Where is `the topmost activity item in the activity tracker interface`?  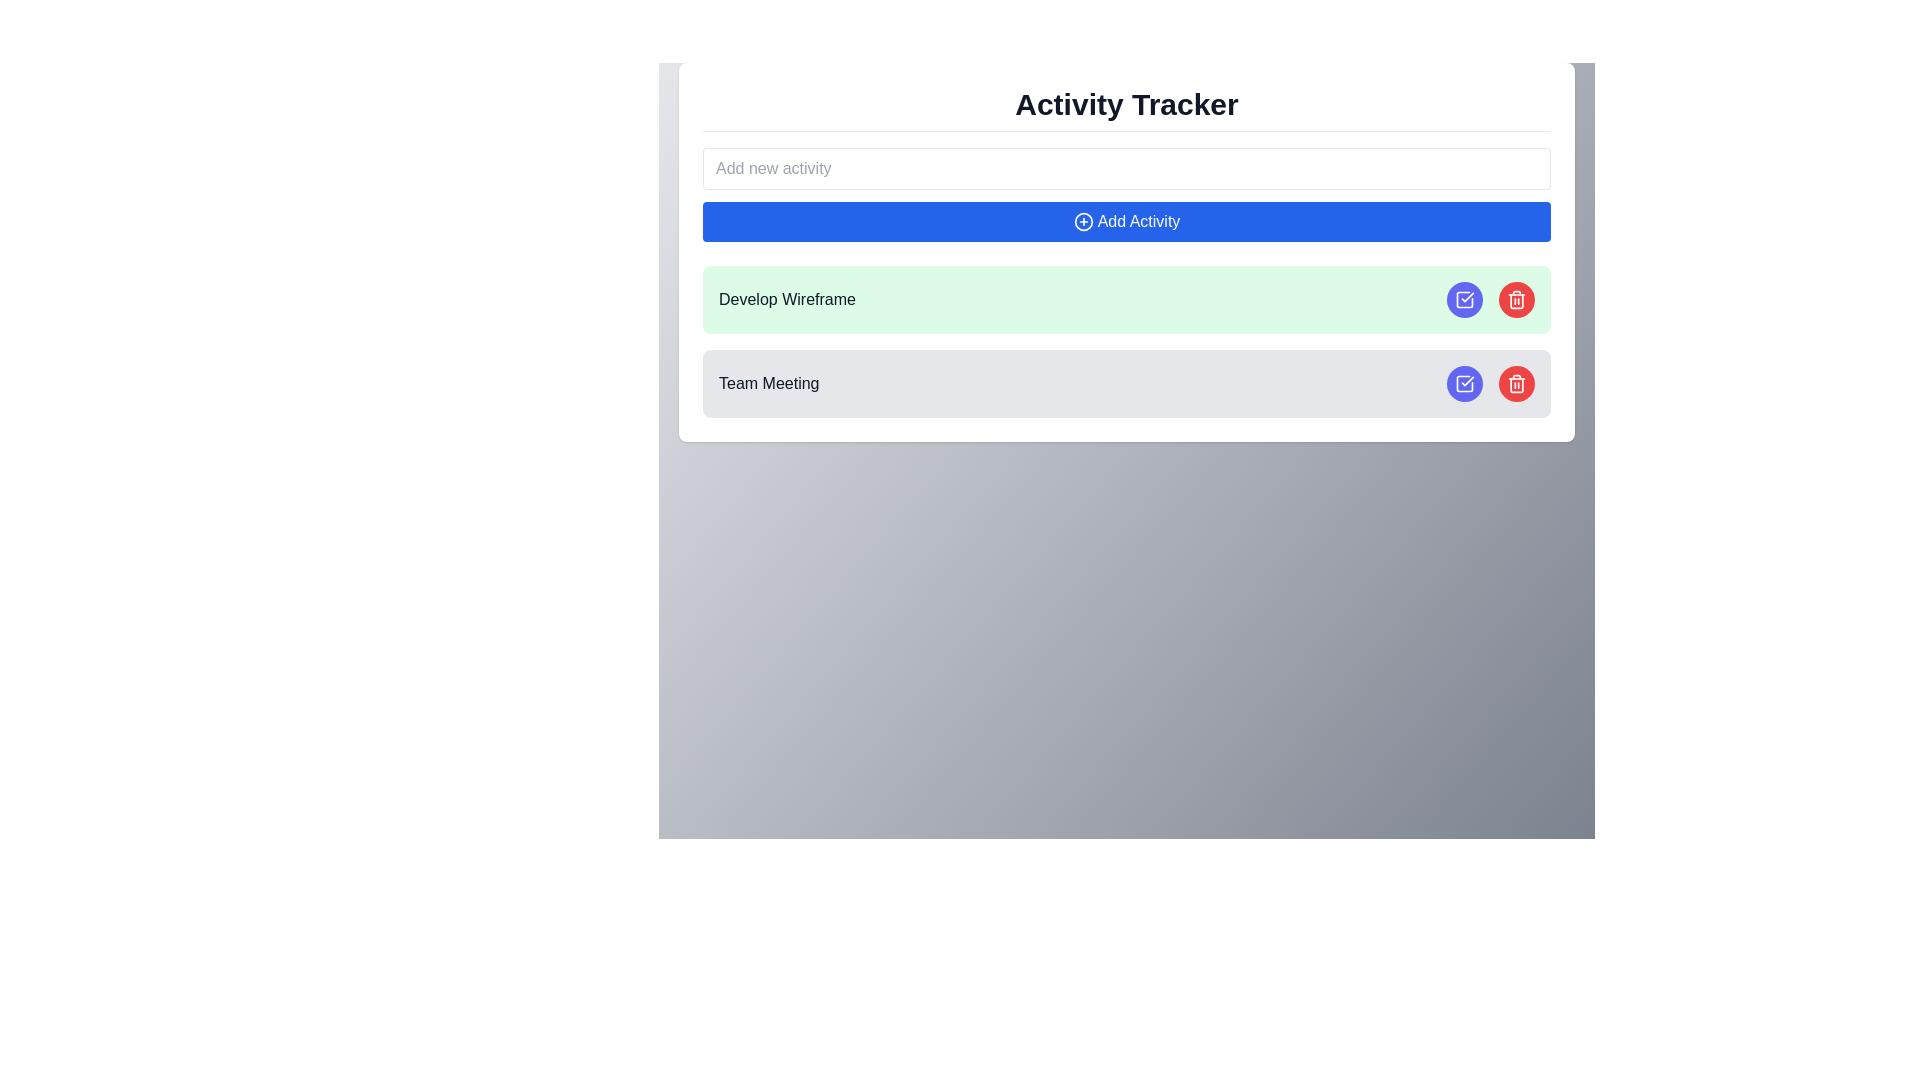 the topmost activity item in the activity tracker interface is located at coordinates (1127, 300).